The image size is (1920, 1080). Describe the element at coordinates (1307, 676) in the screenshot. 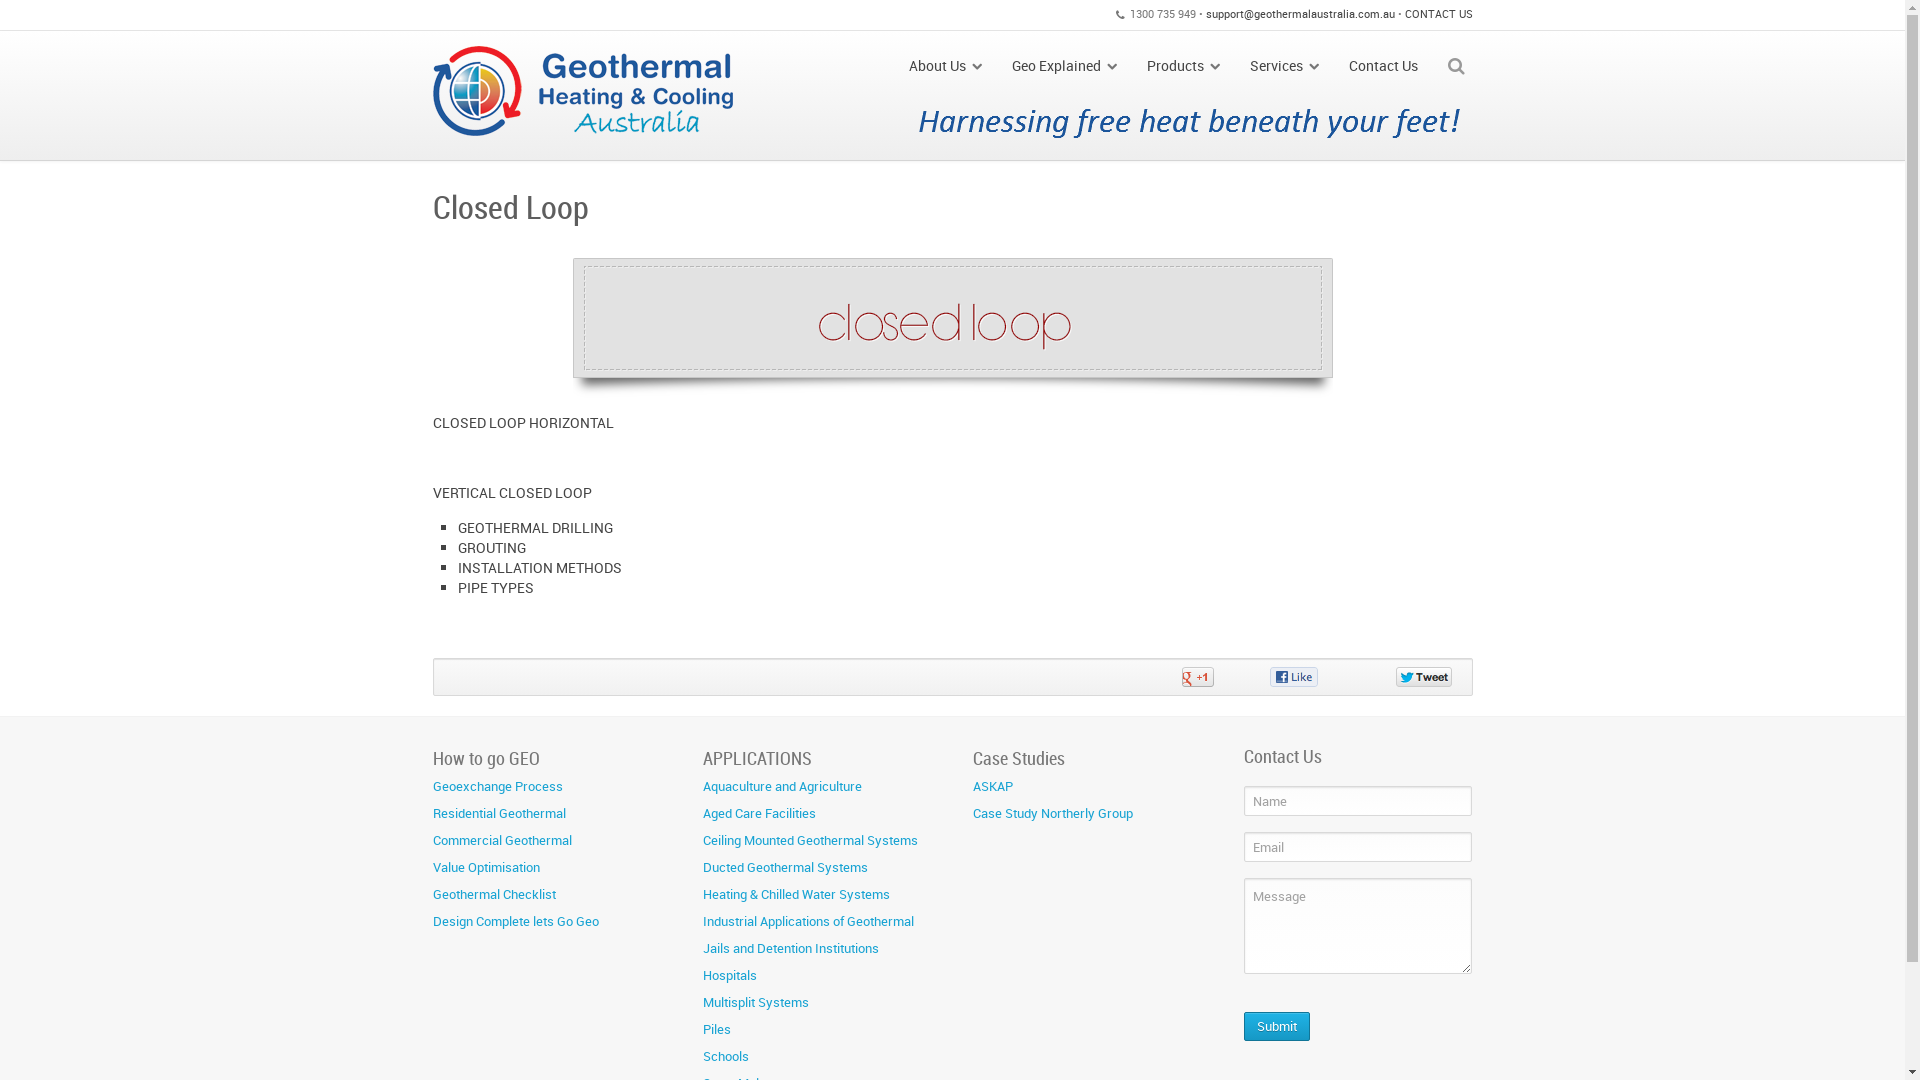

I see `'Share on Facebook'` at that location.